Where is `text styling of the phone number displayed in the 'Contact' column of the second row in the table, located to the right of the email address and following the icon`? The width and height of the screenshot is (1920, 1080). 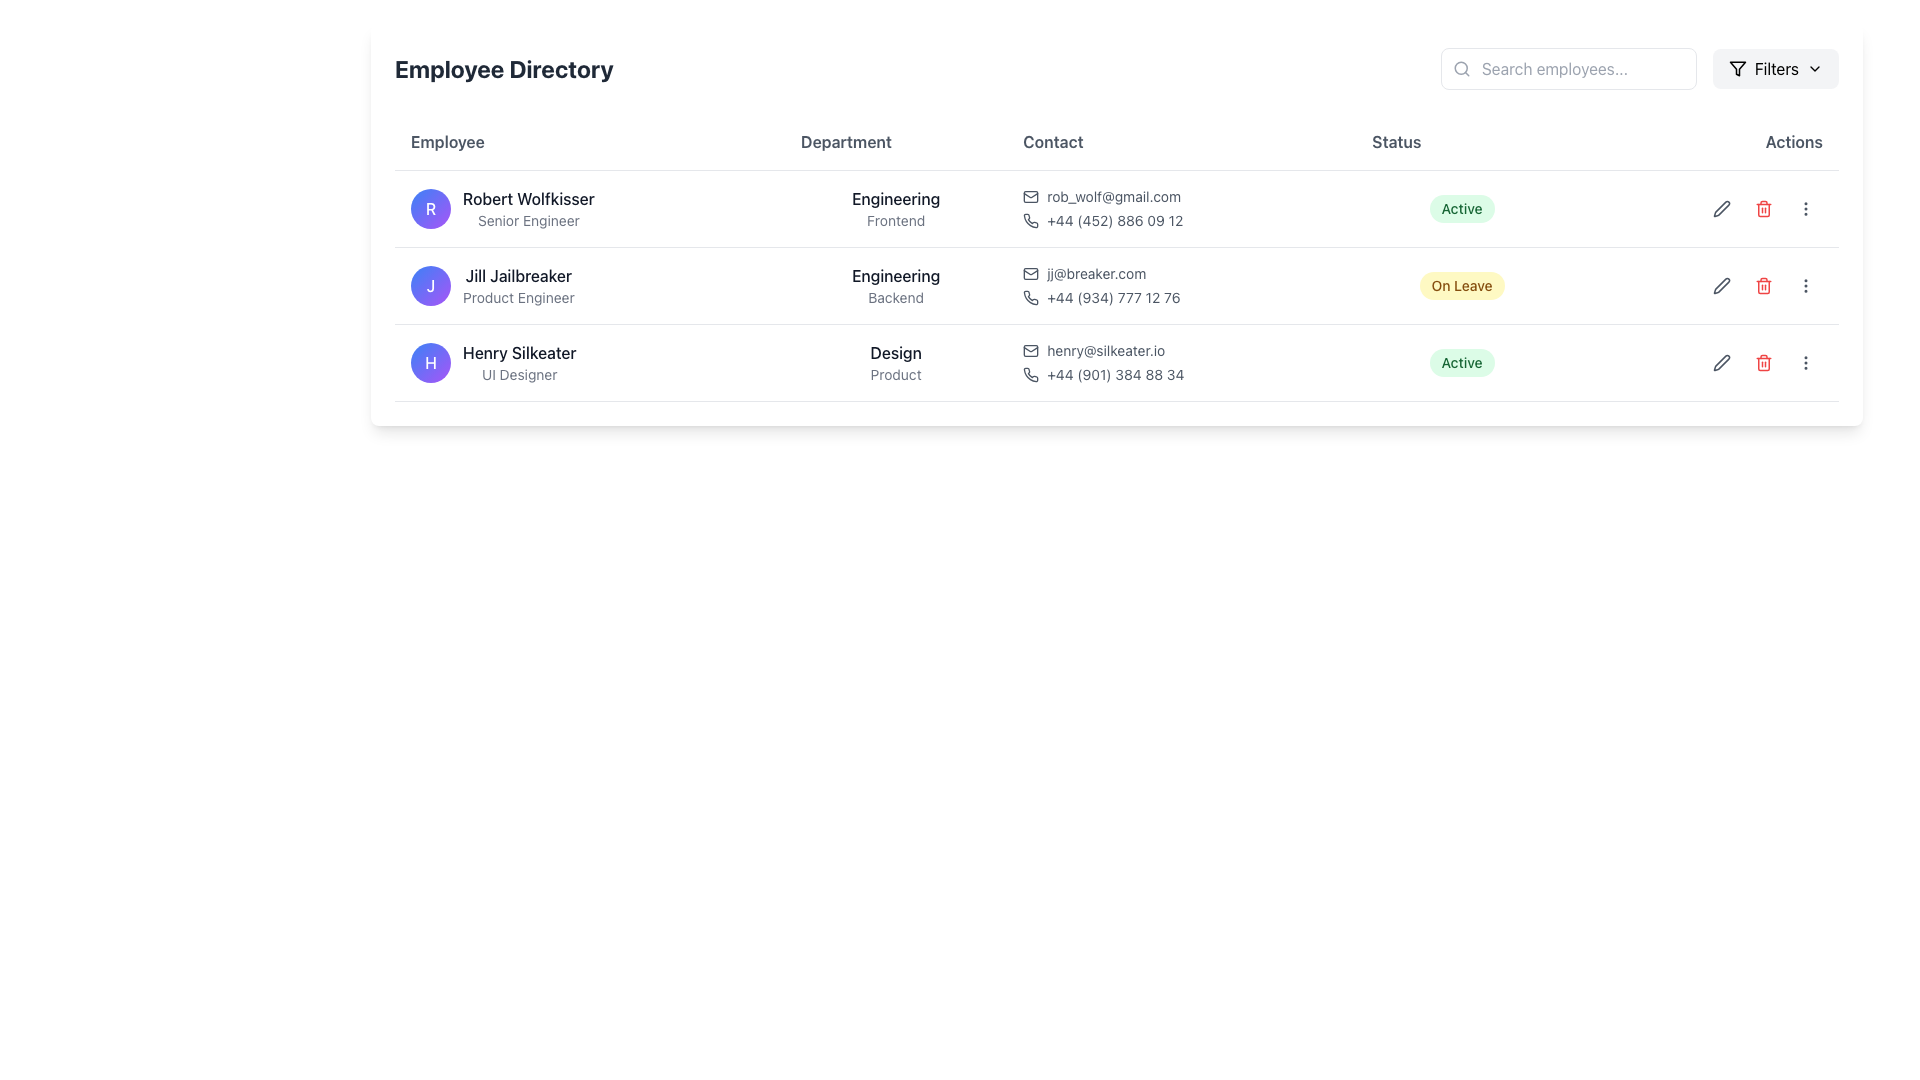
text styling of the phone number displayed in the 'Contact' column of the second row in the table, located to the right of the email address and following the icon is located at coordinates (1112, 297).